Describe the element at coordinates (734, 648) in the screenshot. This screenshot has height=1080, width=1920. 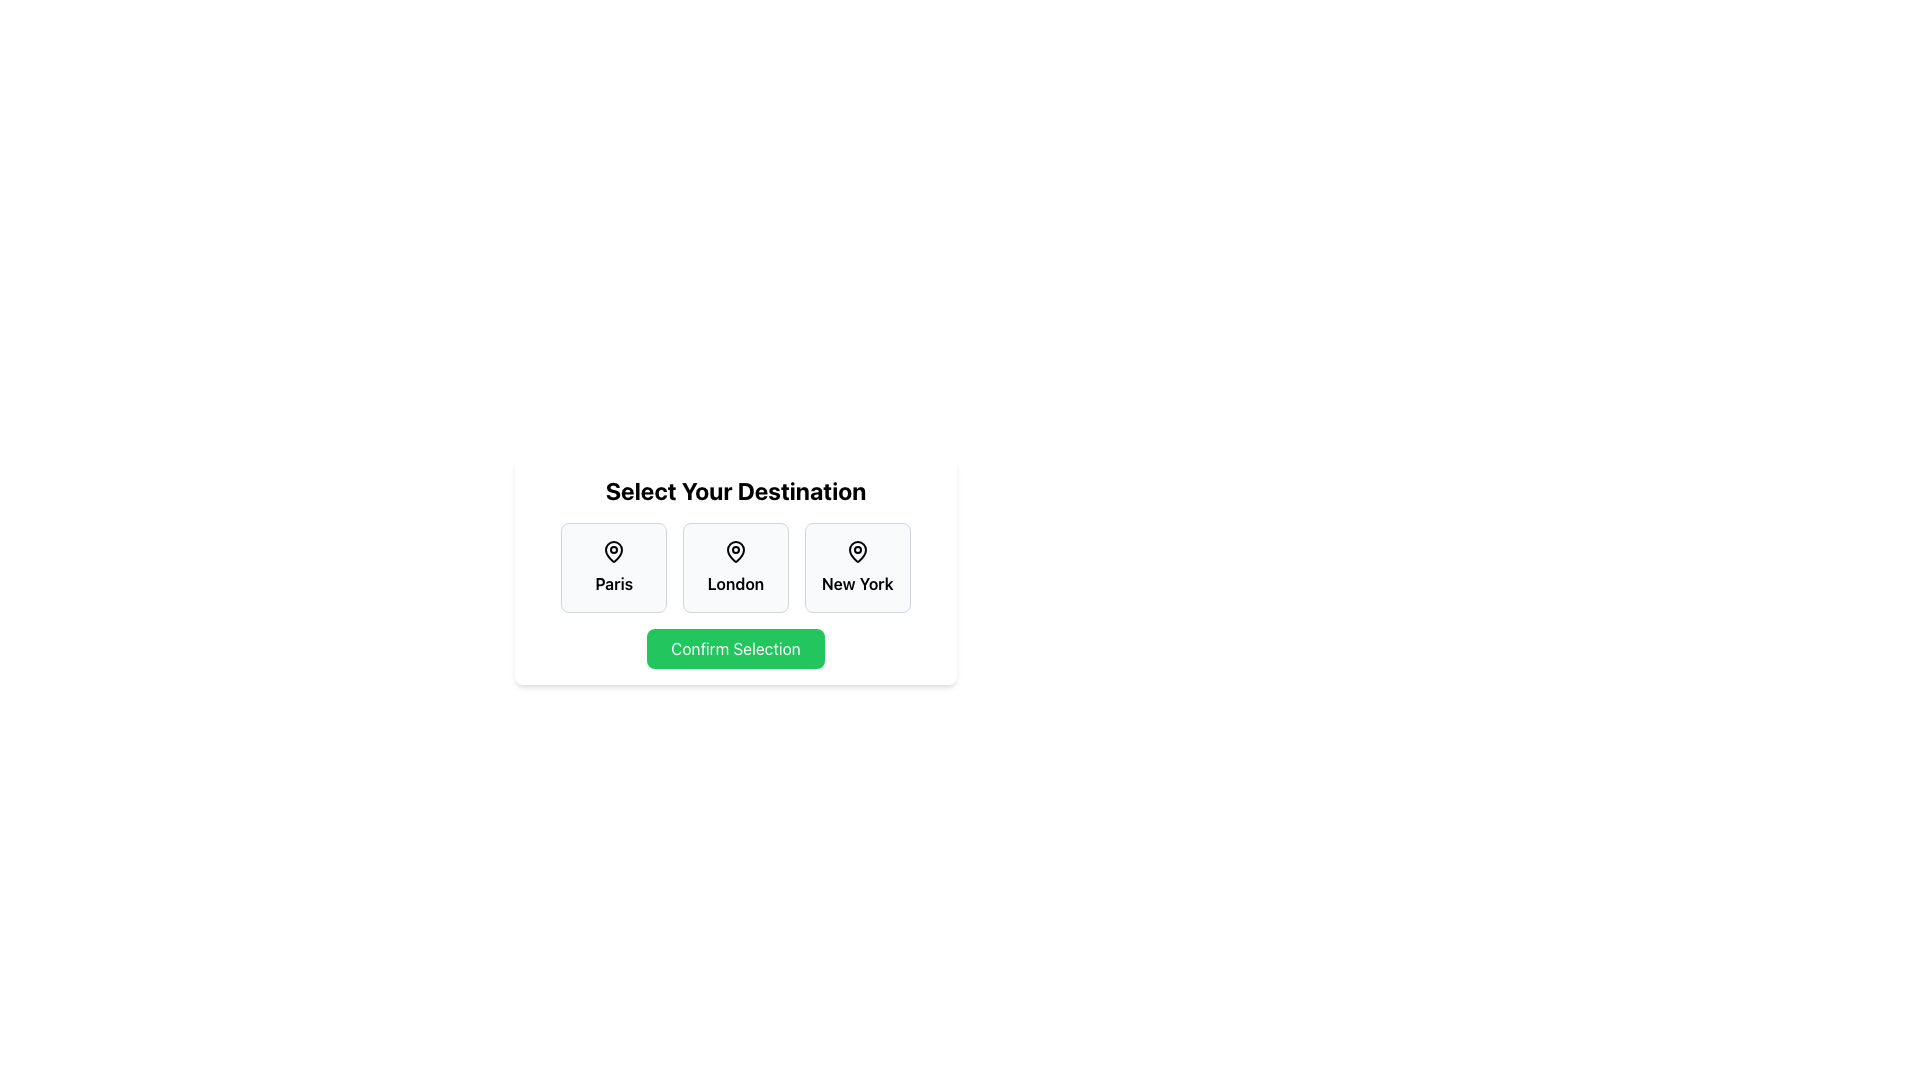
I see `the confirmation button located at the bottom of the dialog box` at that location.